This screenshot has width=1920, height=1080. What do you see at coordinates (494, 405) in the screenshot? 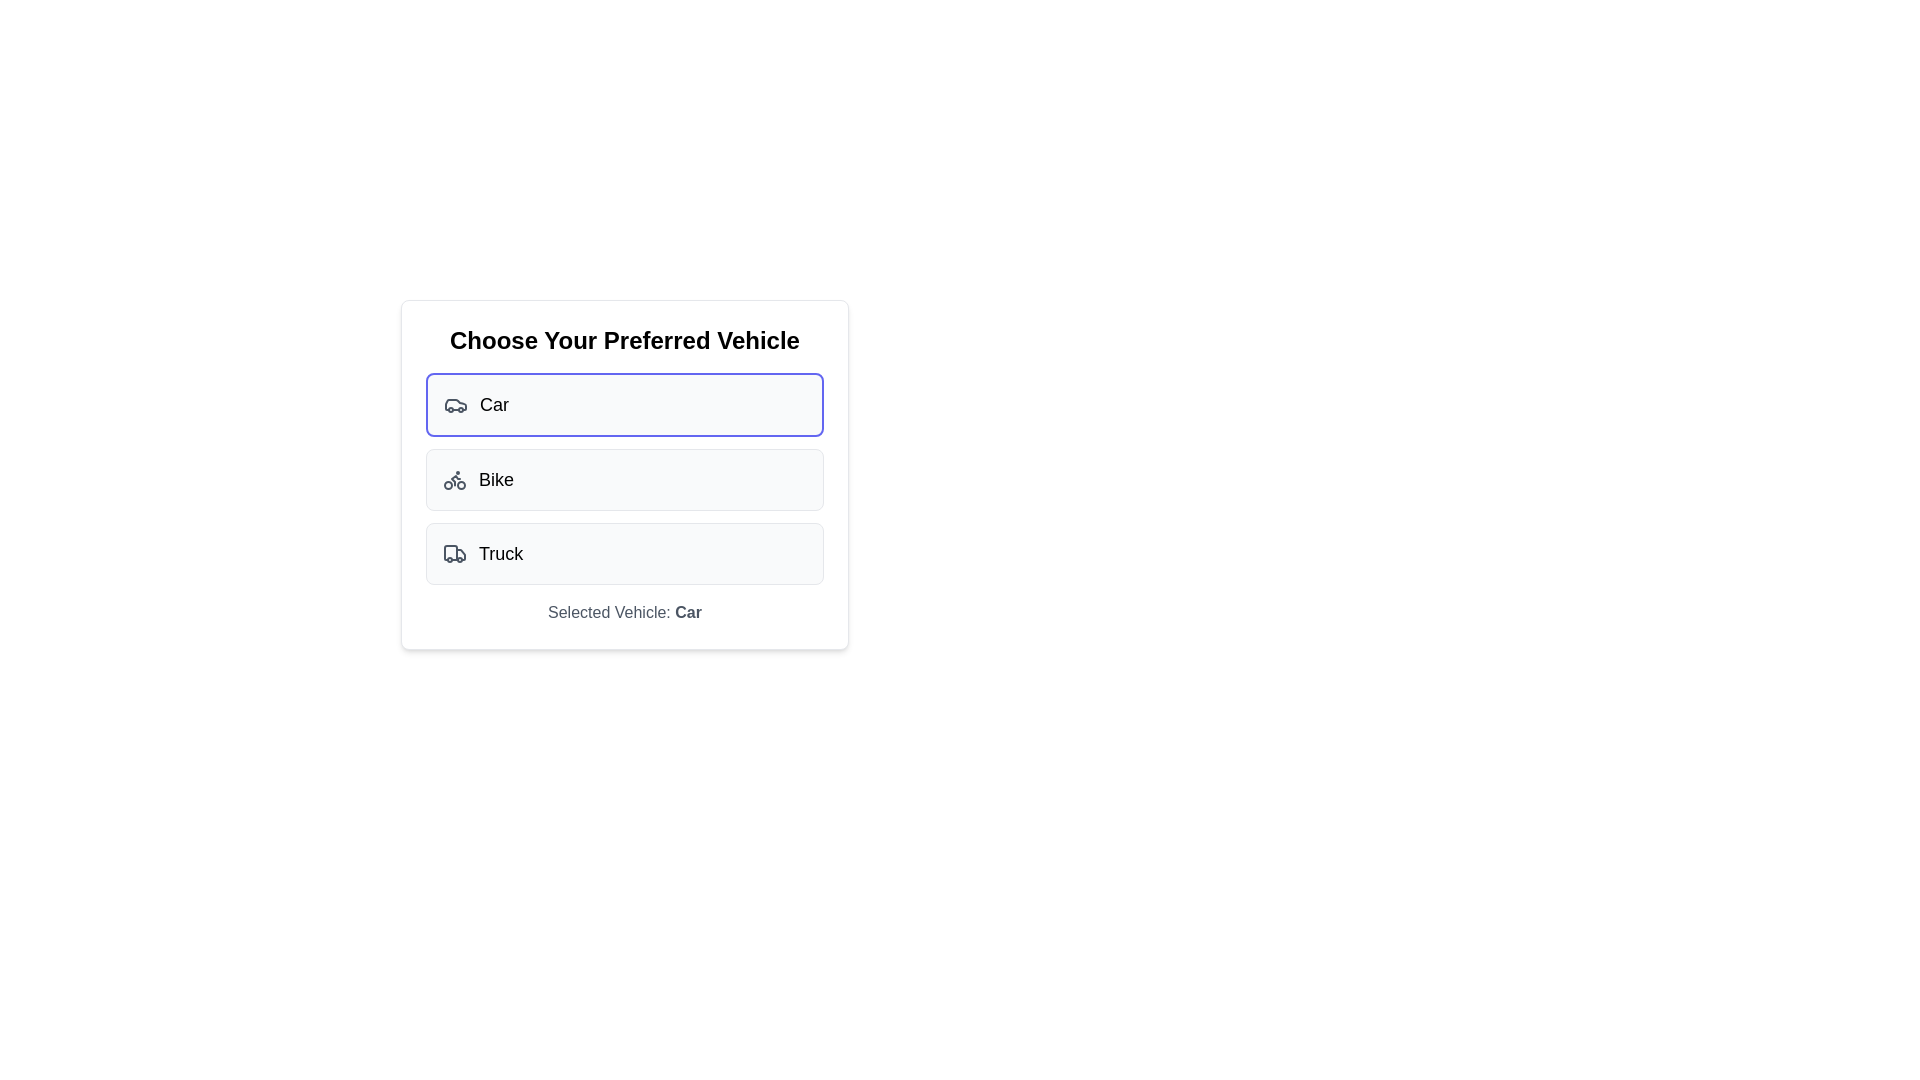
I see `the 'Car' option label in the vehicle selection menu, which is located immediately to the right of the car icon in the top middle section of the card labeled 'Choose Your Preferred Vehicle'` at bounding box center [494, 405].